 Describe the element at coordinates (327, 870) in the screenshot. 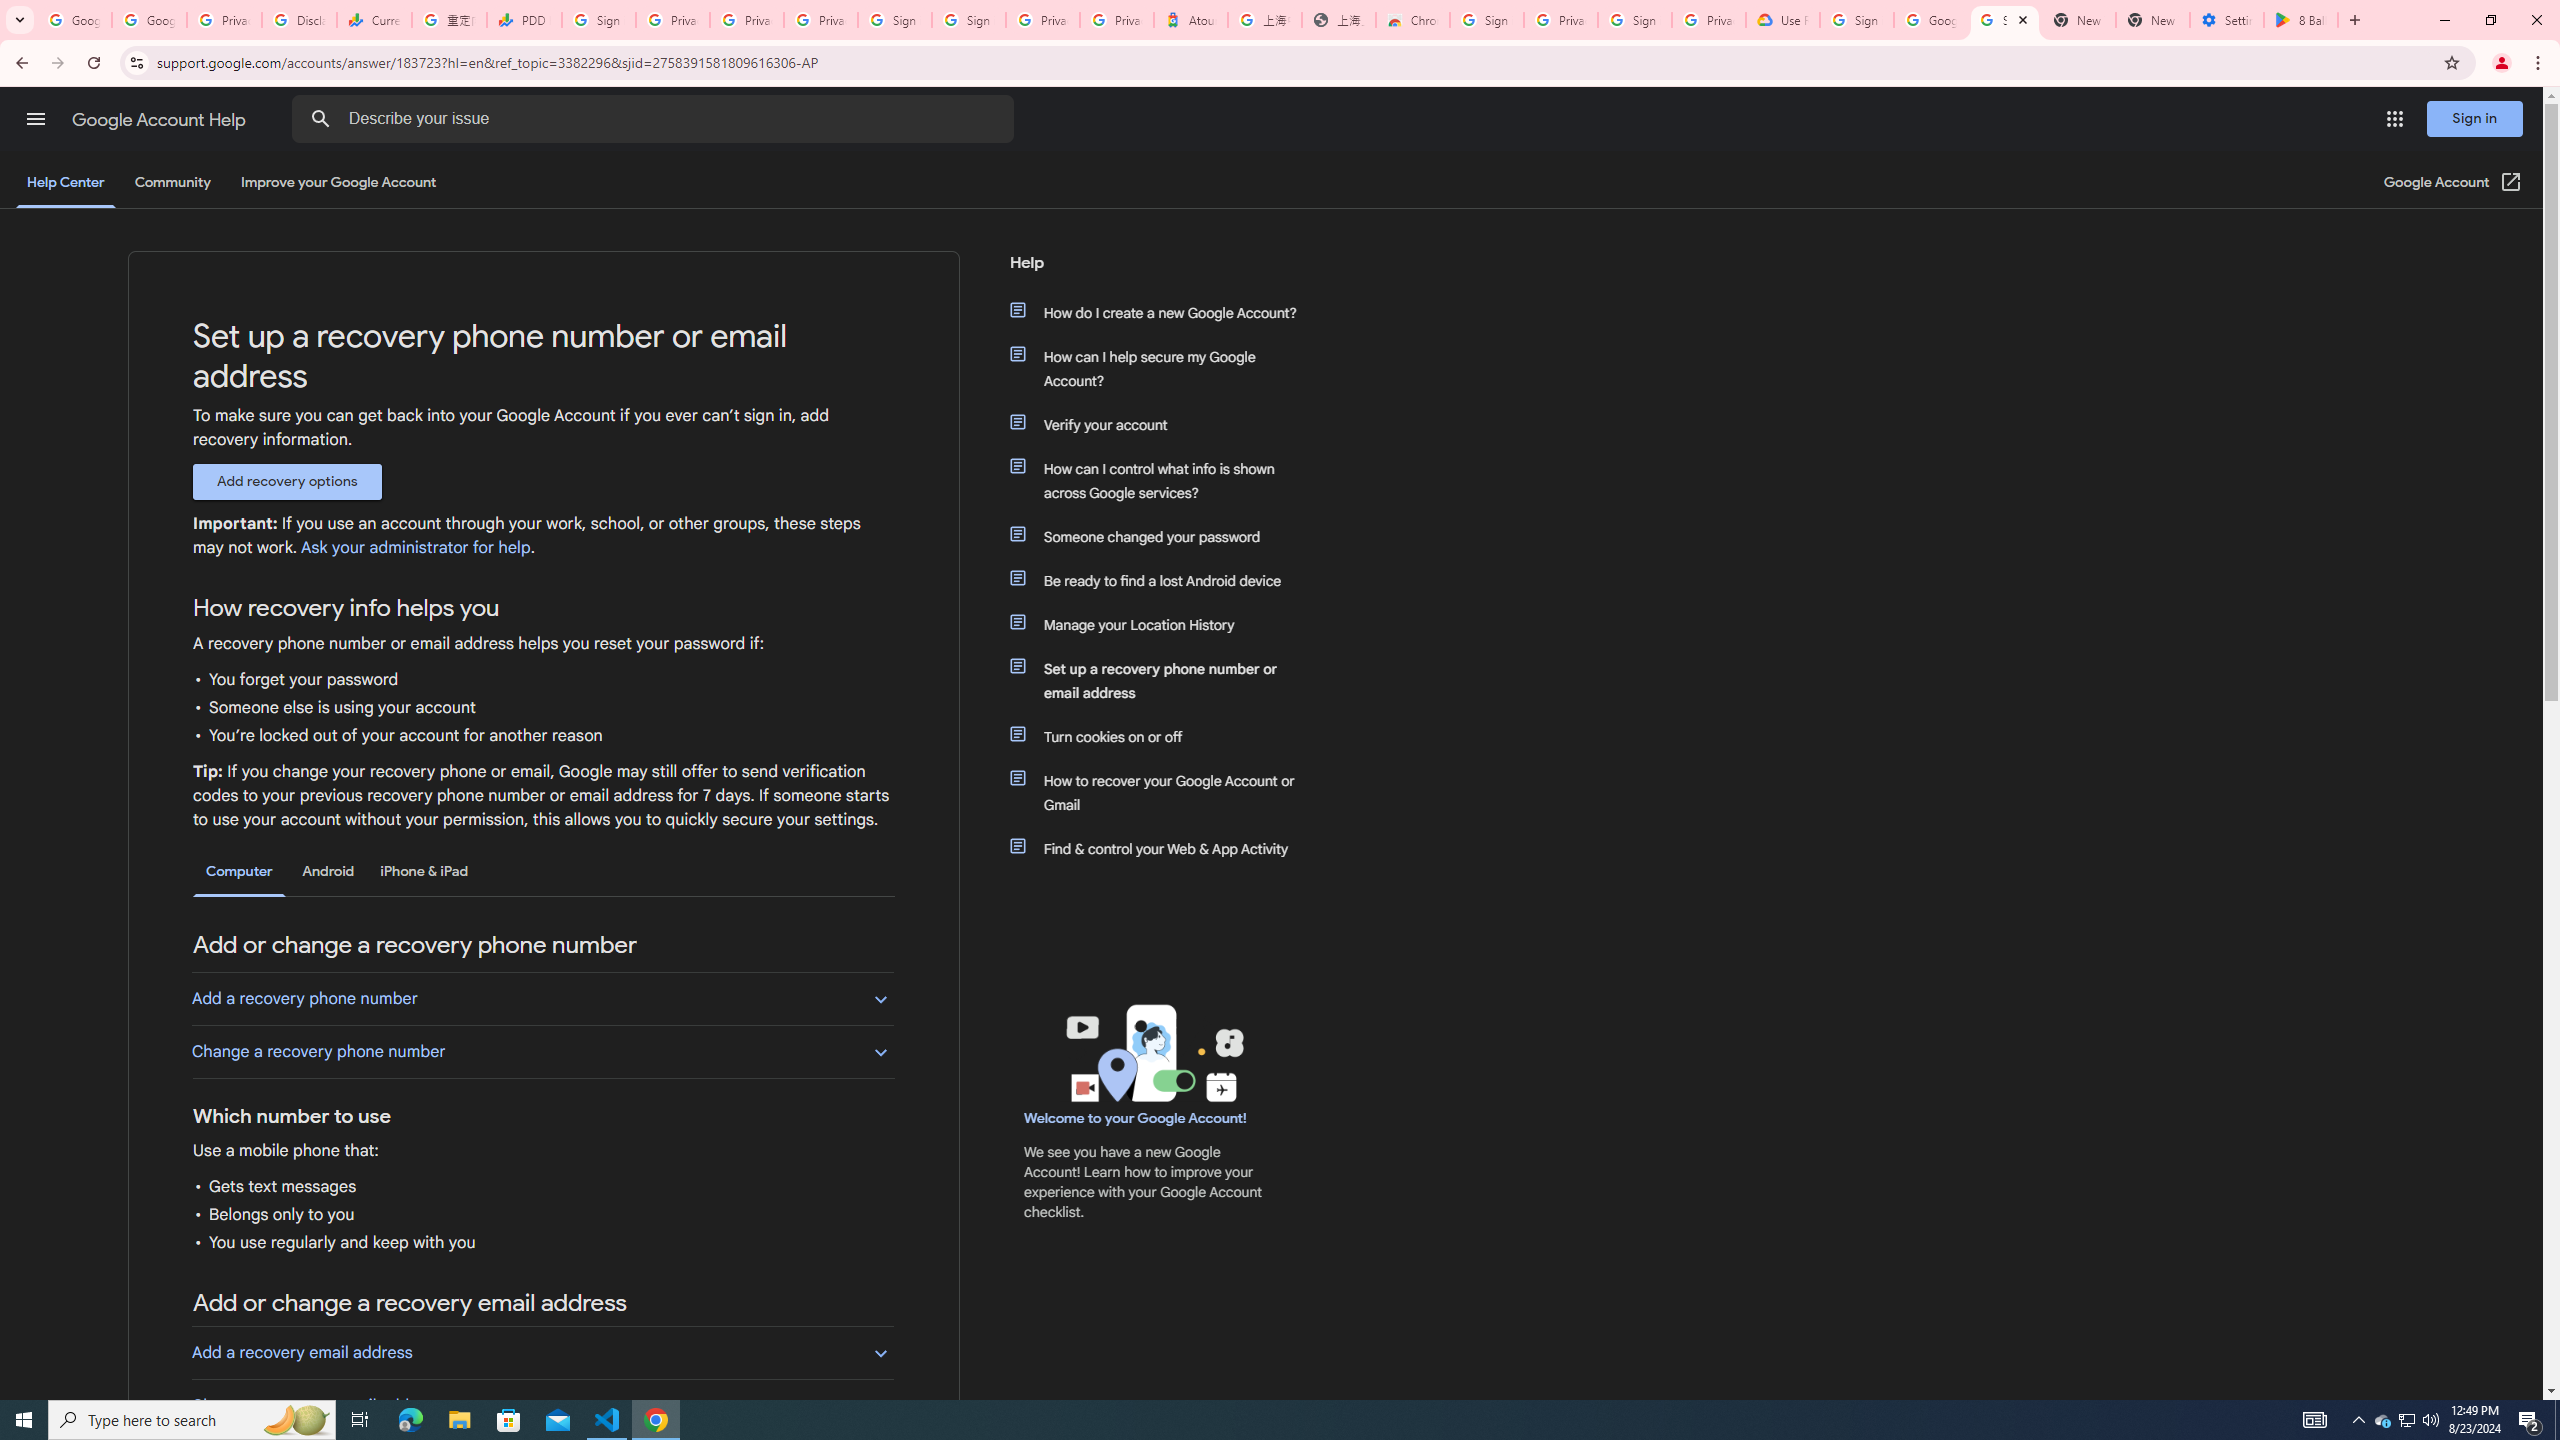

I see `'Android'` at that location.